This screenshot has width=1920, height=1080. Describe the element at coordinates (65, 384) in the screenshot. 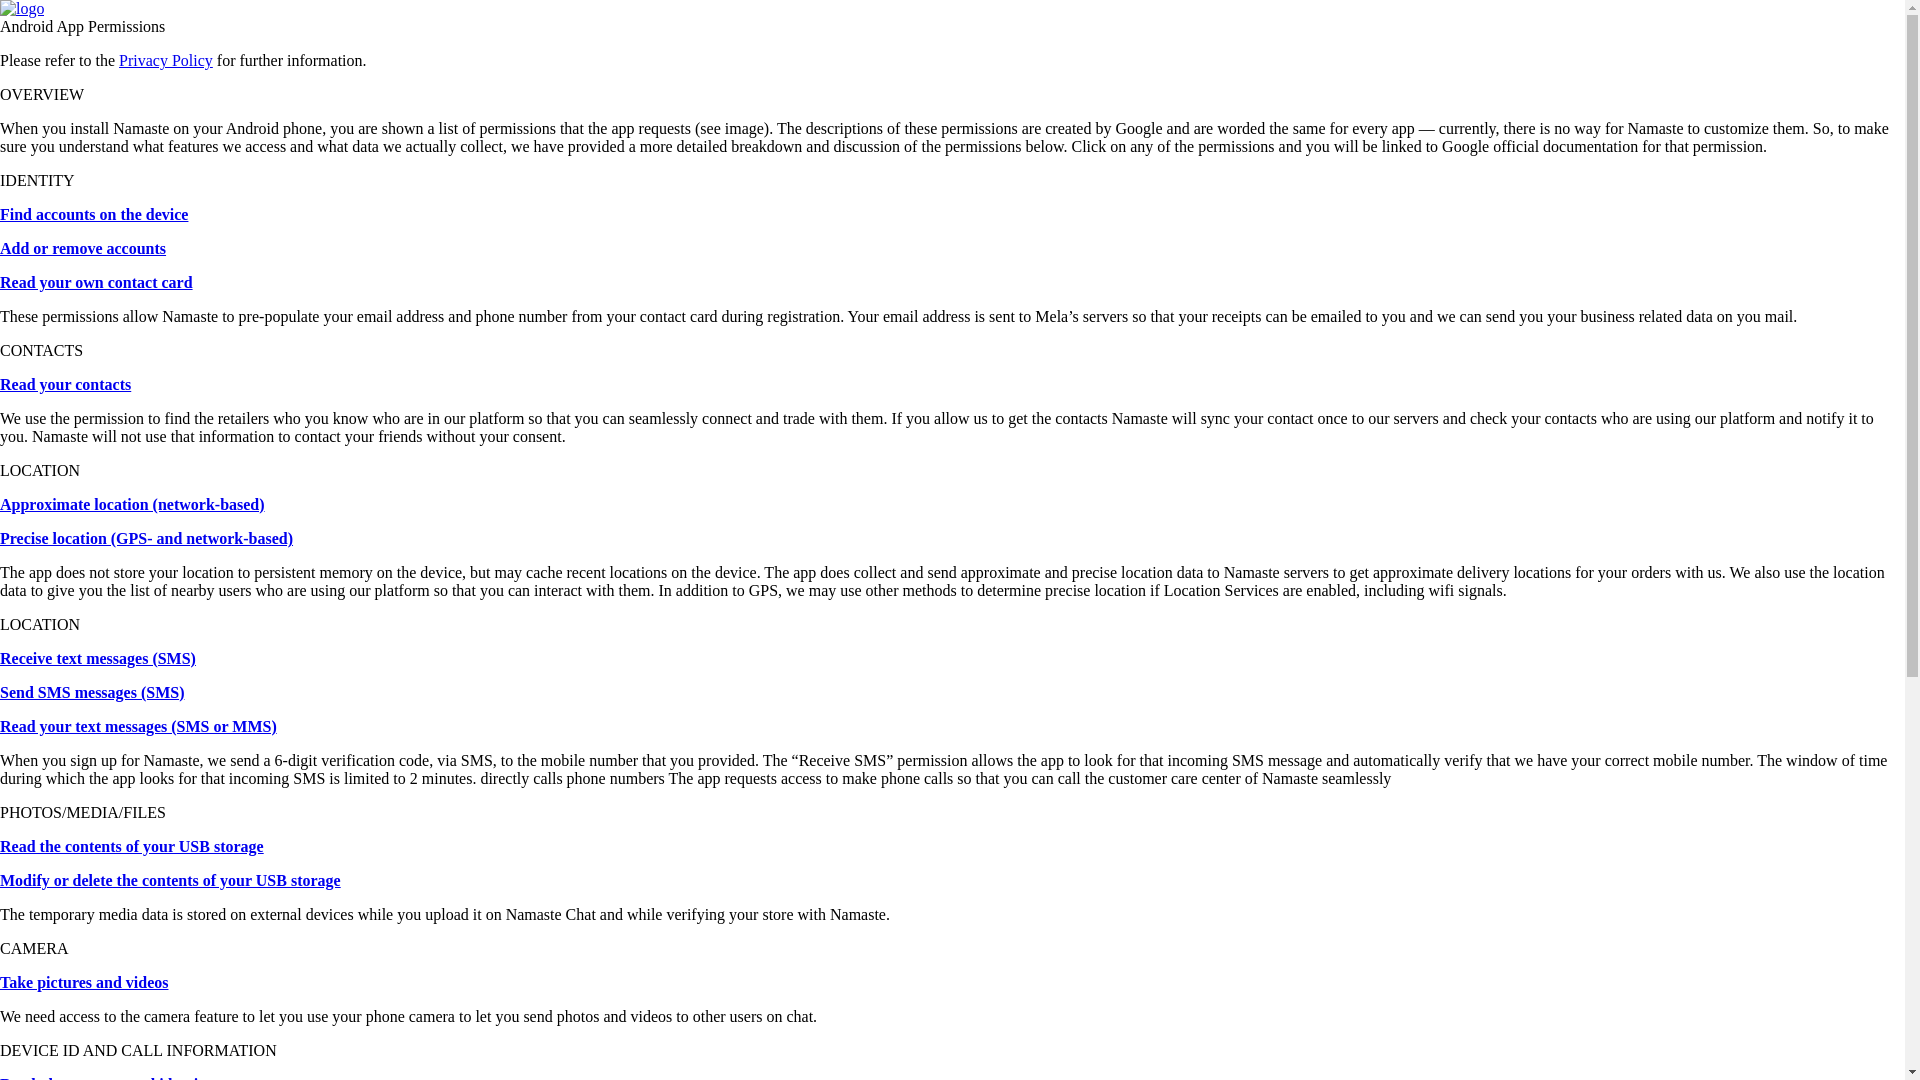

I see `'Read your contacts'` at that location.